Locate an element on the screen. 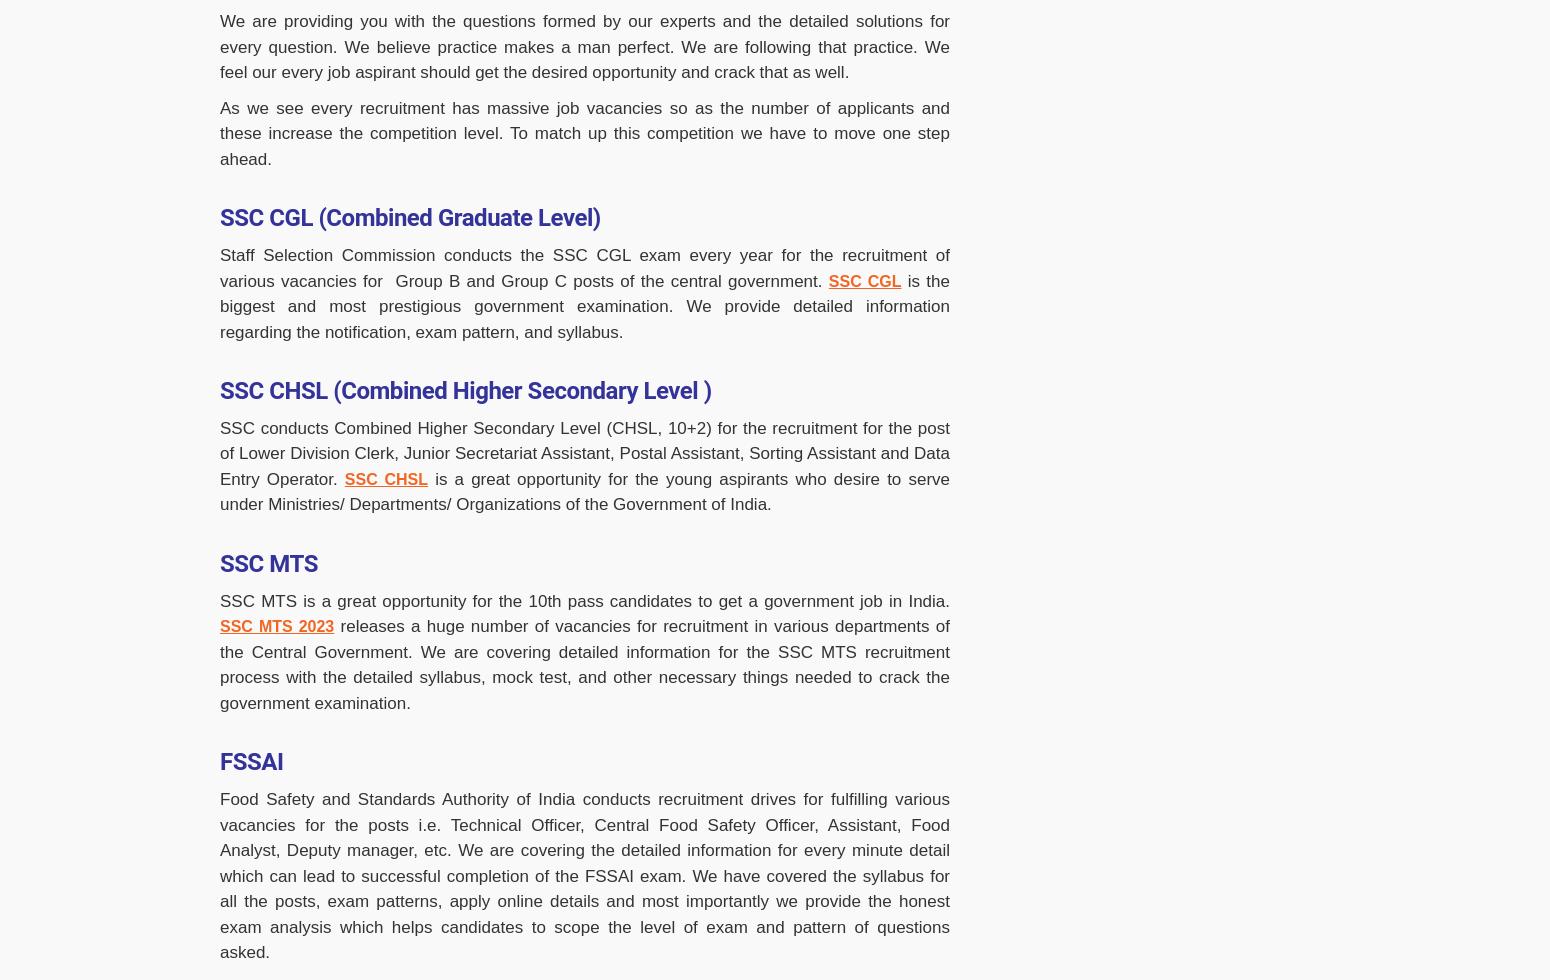 The image size is (1550, 980). 'SSC CHSL (Combined Higher Secondary Level )' is located at coordinates (465, 391).